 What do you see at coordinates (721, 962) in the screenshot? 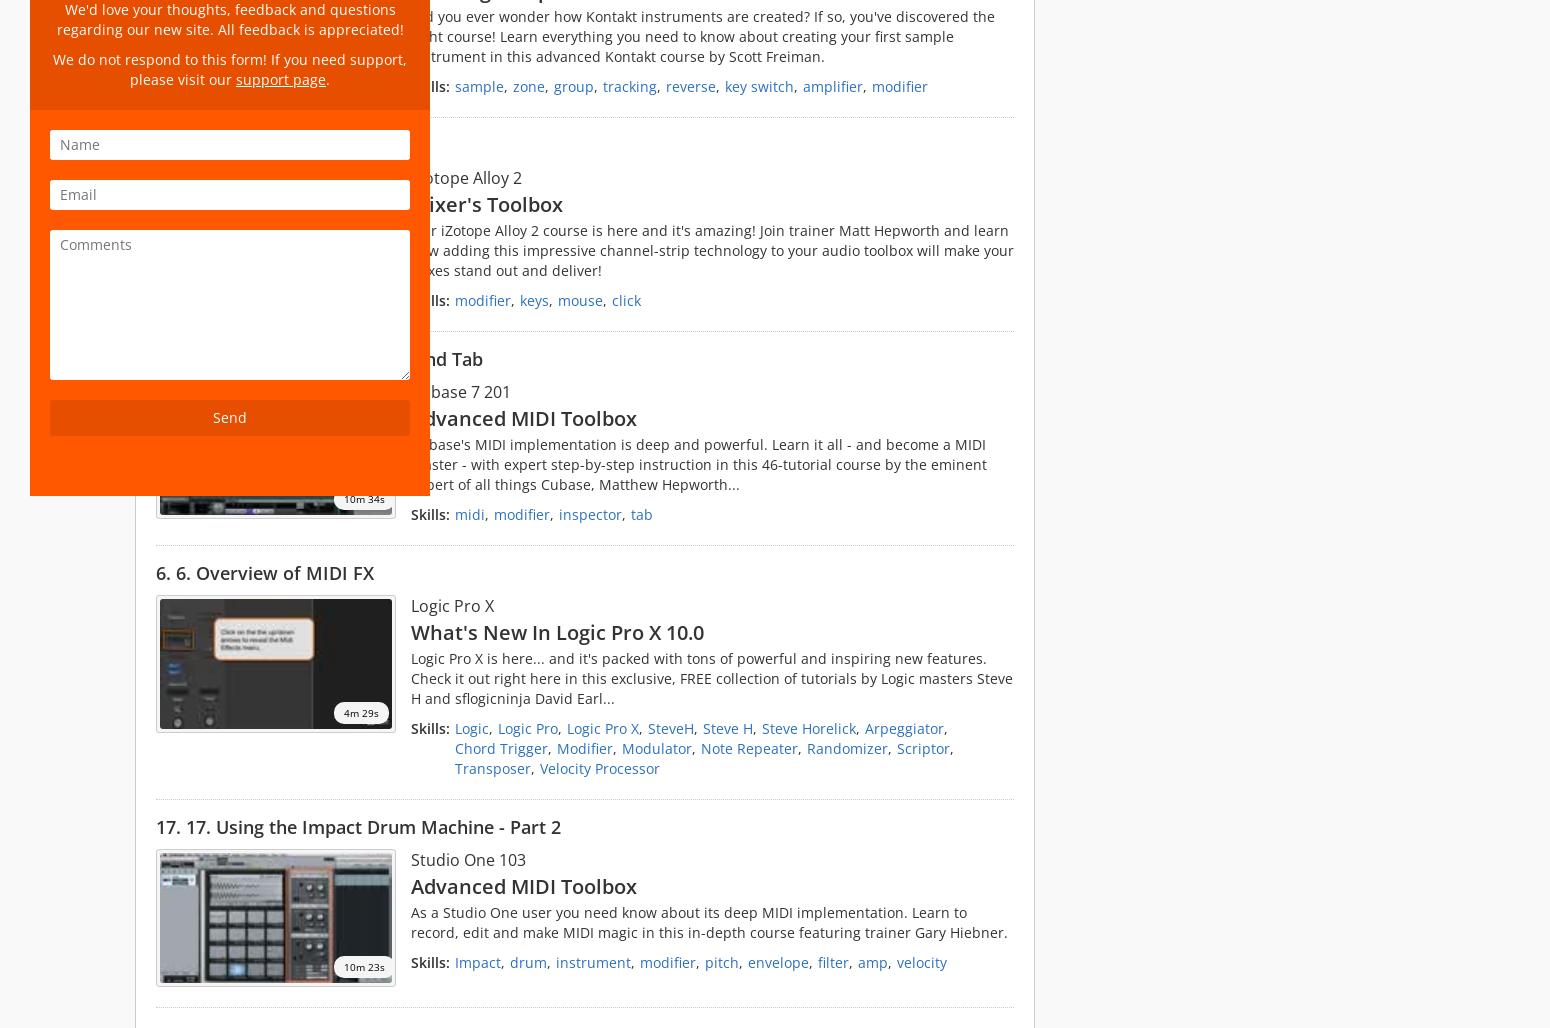
I see `'pitch'` at bounding box center [721, 962].